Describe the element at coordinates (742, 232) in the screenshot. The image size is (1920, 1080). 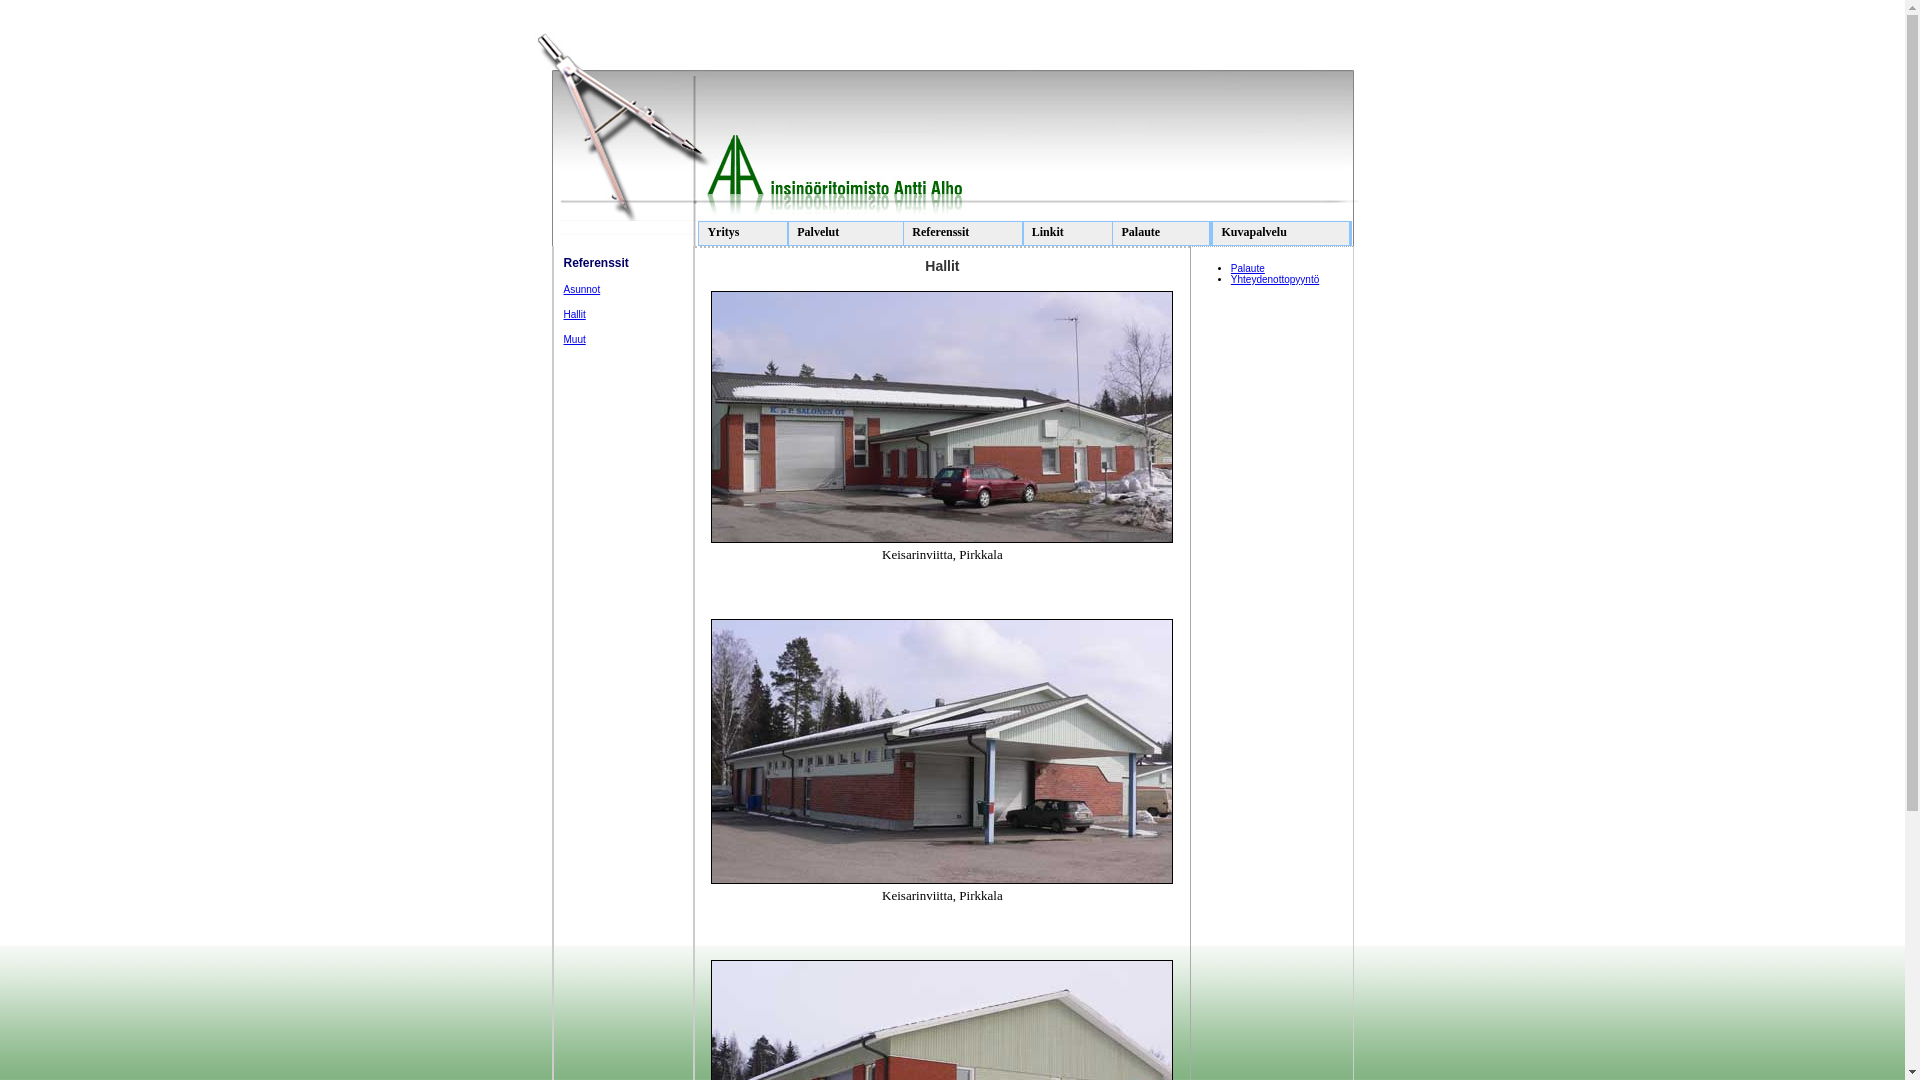
I see `'Yritys'` at that location.